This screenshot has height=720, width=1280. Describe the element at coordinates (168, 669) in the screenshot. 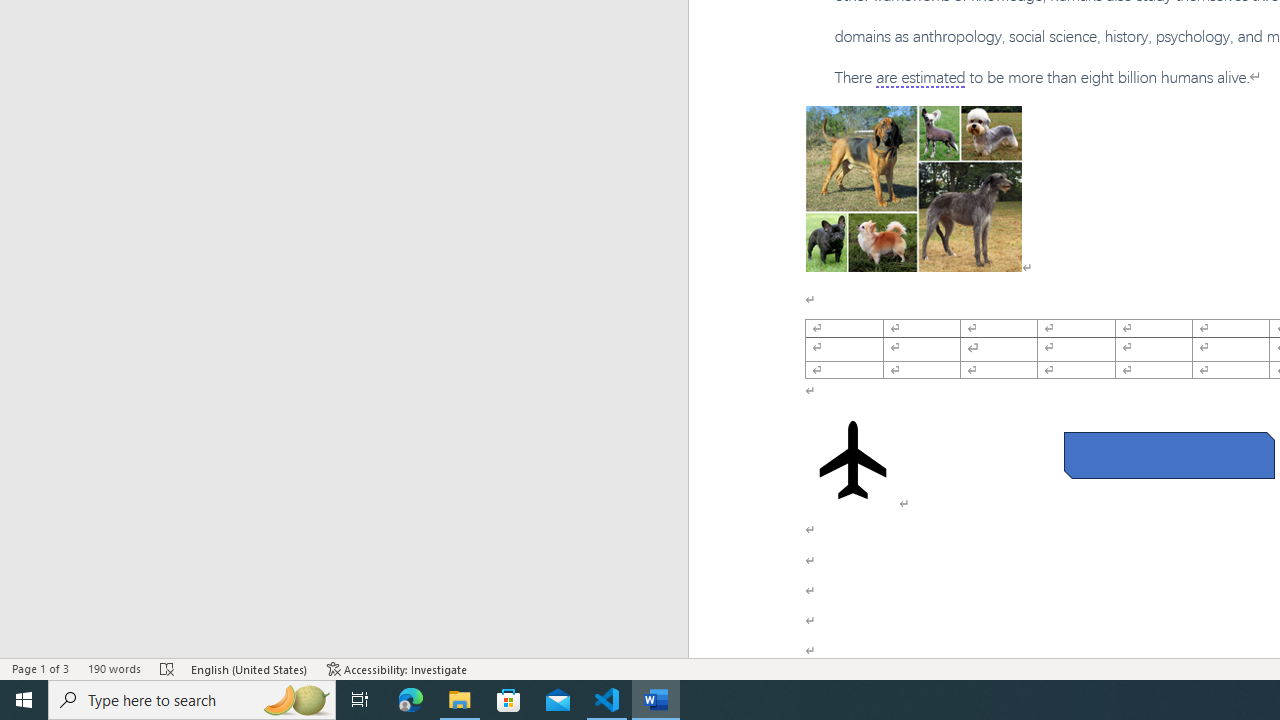

I see `'Spelling and Grammar Check Errors'` at that location.